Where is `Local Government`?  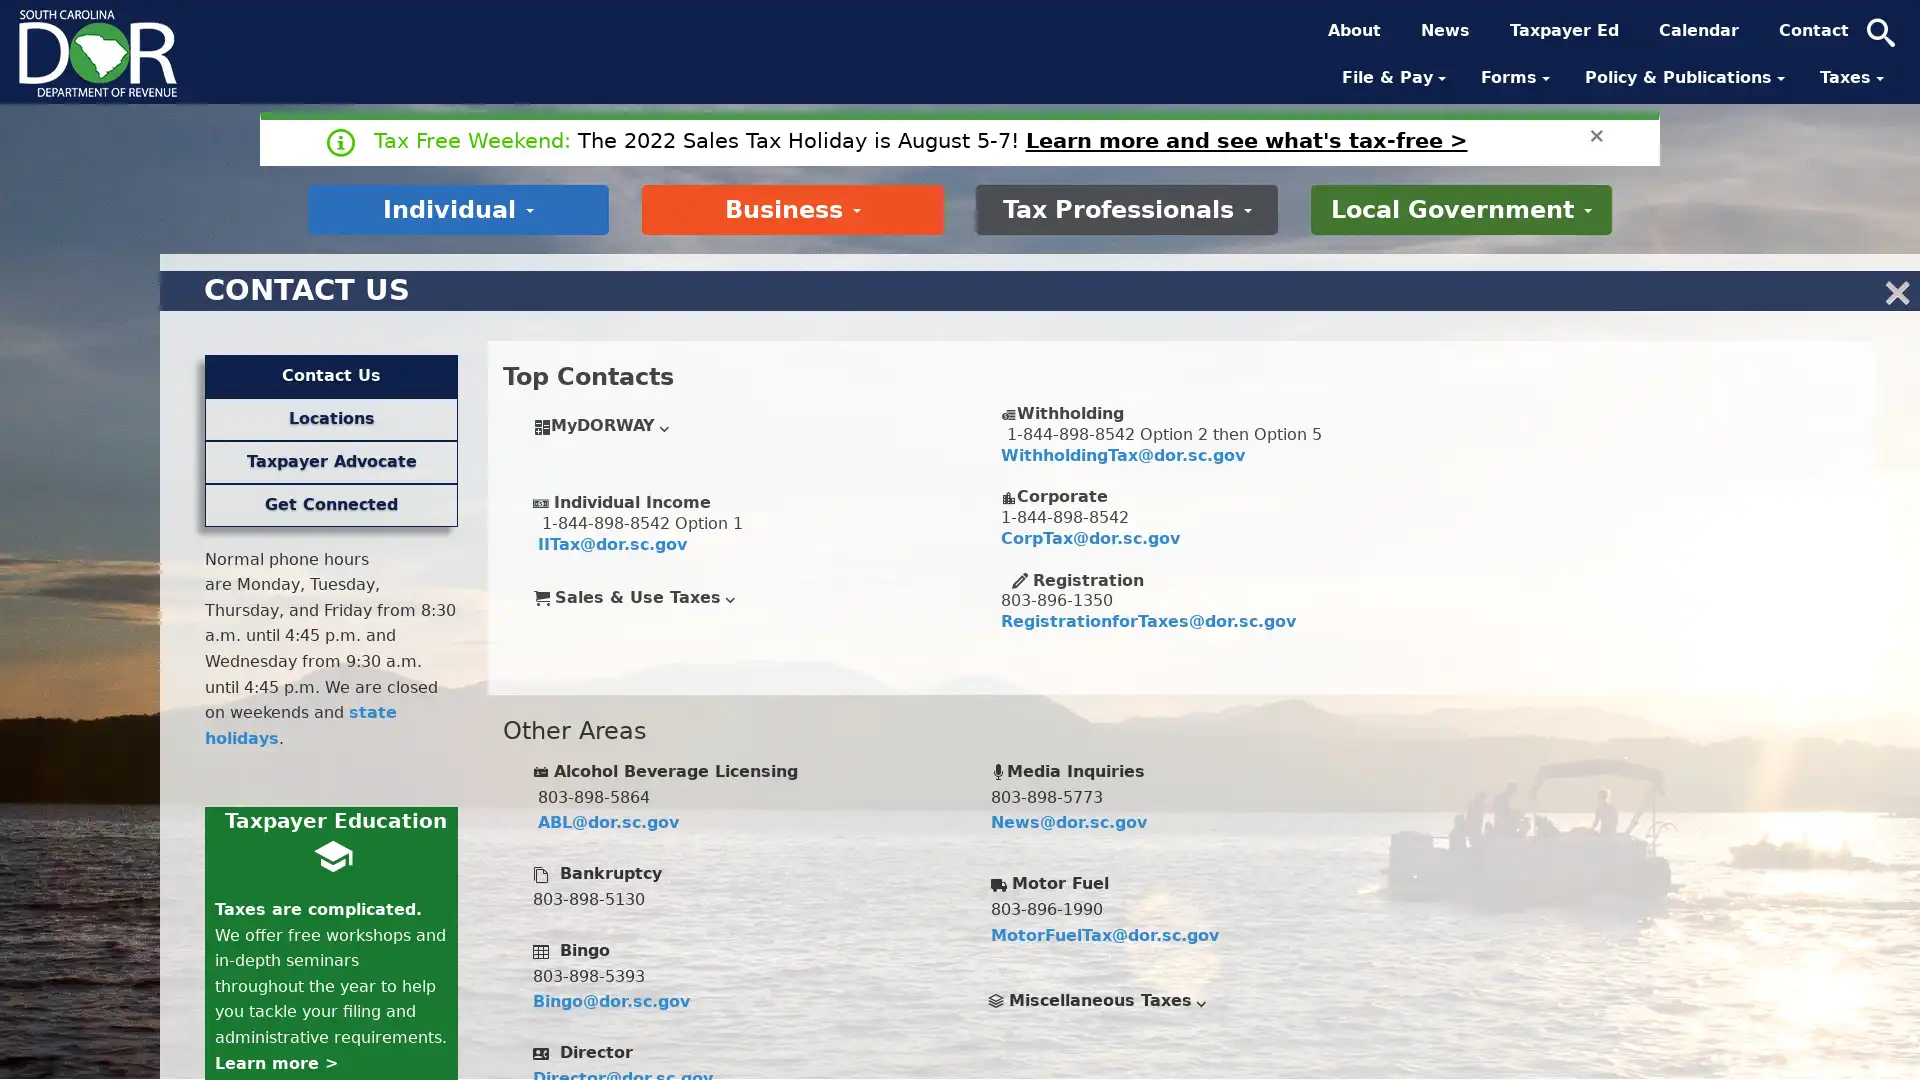
Local Government is located at coordinates (1460, 208).